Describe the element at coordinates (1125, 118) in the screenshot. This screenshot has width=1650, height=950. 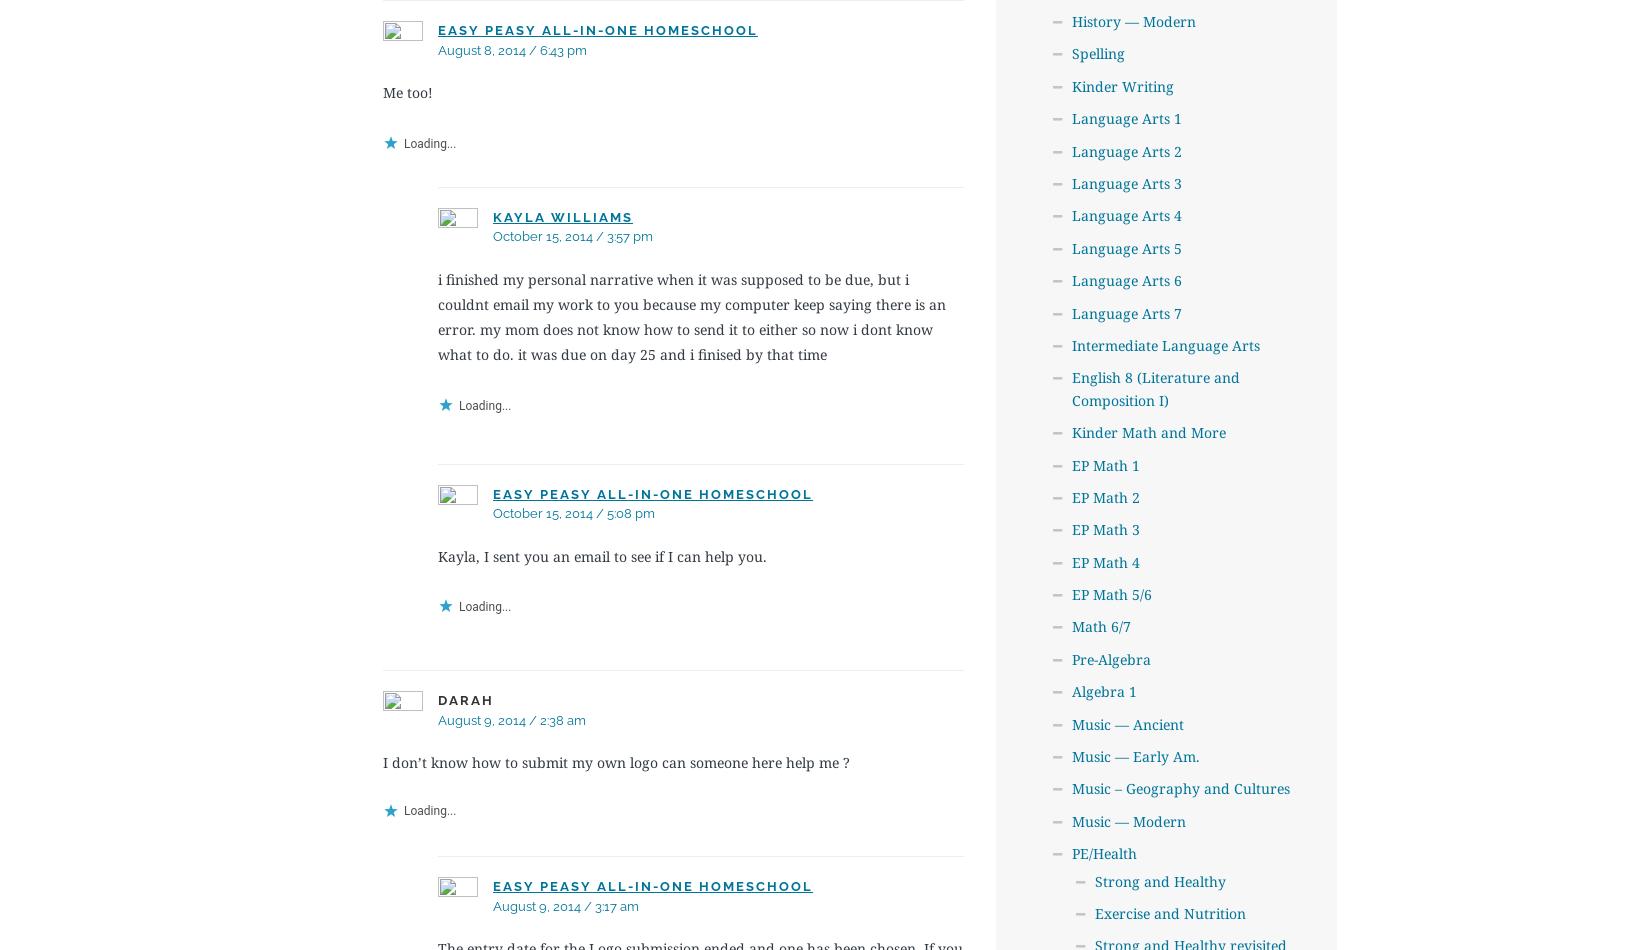
I see `'Language Arts 1'` at that location.